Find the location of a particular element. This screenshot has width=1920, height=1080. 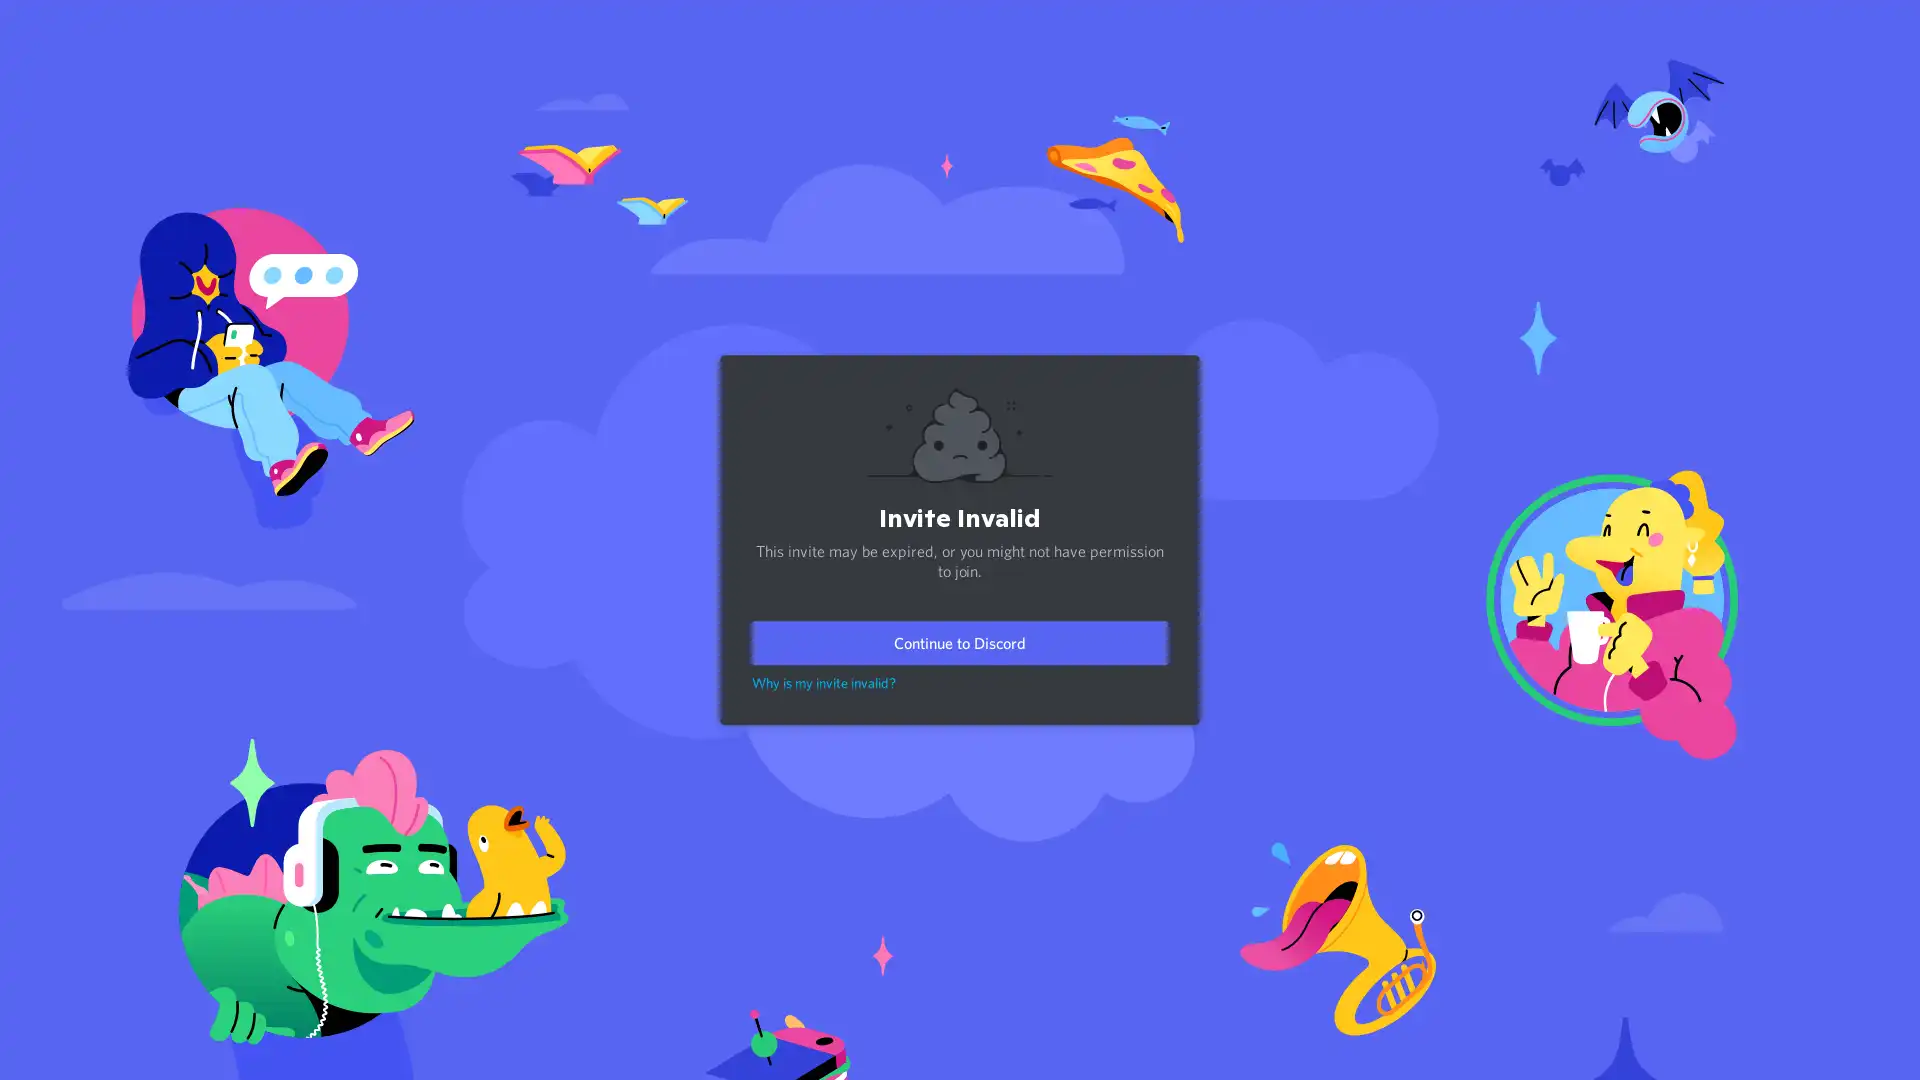

Why is my invite invalid? is located at coordinates (824, 681).